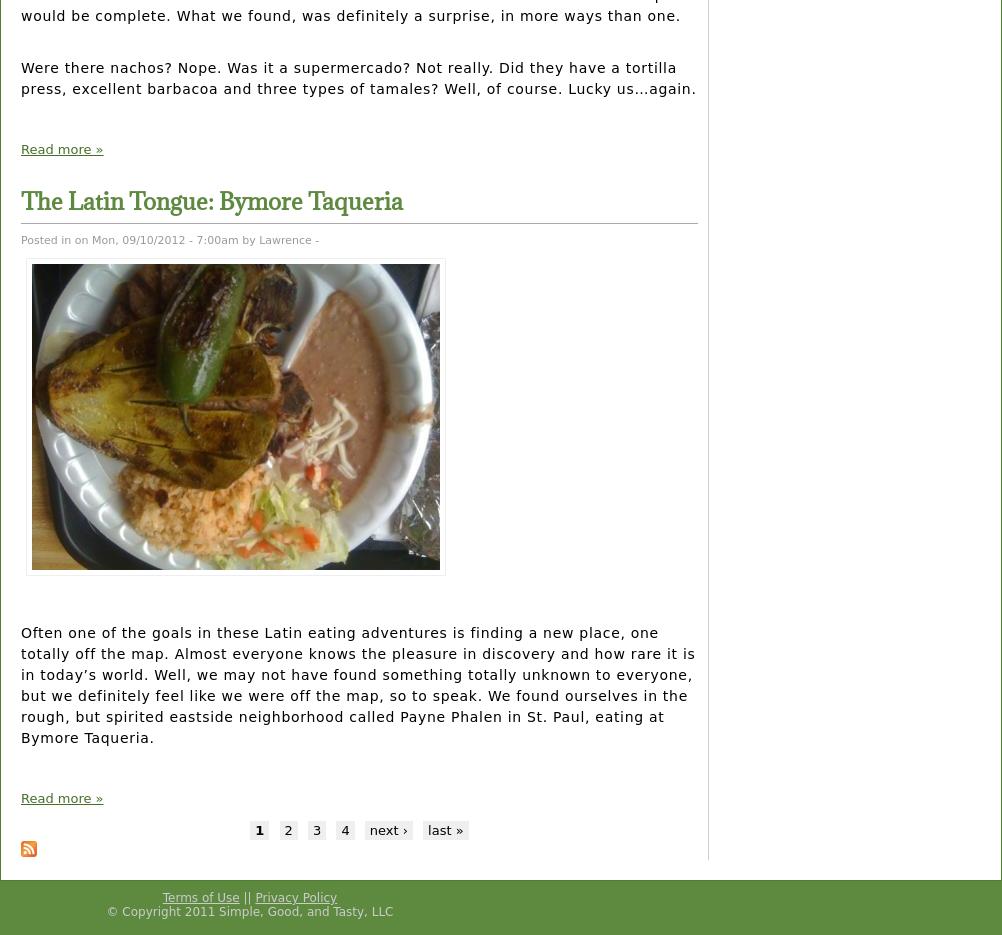 The width and height of the screenshot is (1002, 935). Describe the element at coordinates (212, 200) in the screenshot. I see `'The Latin Tongue: Bymore Taqueria'` at that location.